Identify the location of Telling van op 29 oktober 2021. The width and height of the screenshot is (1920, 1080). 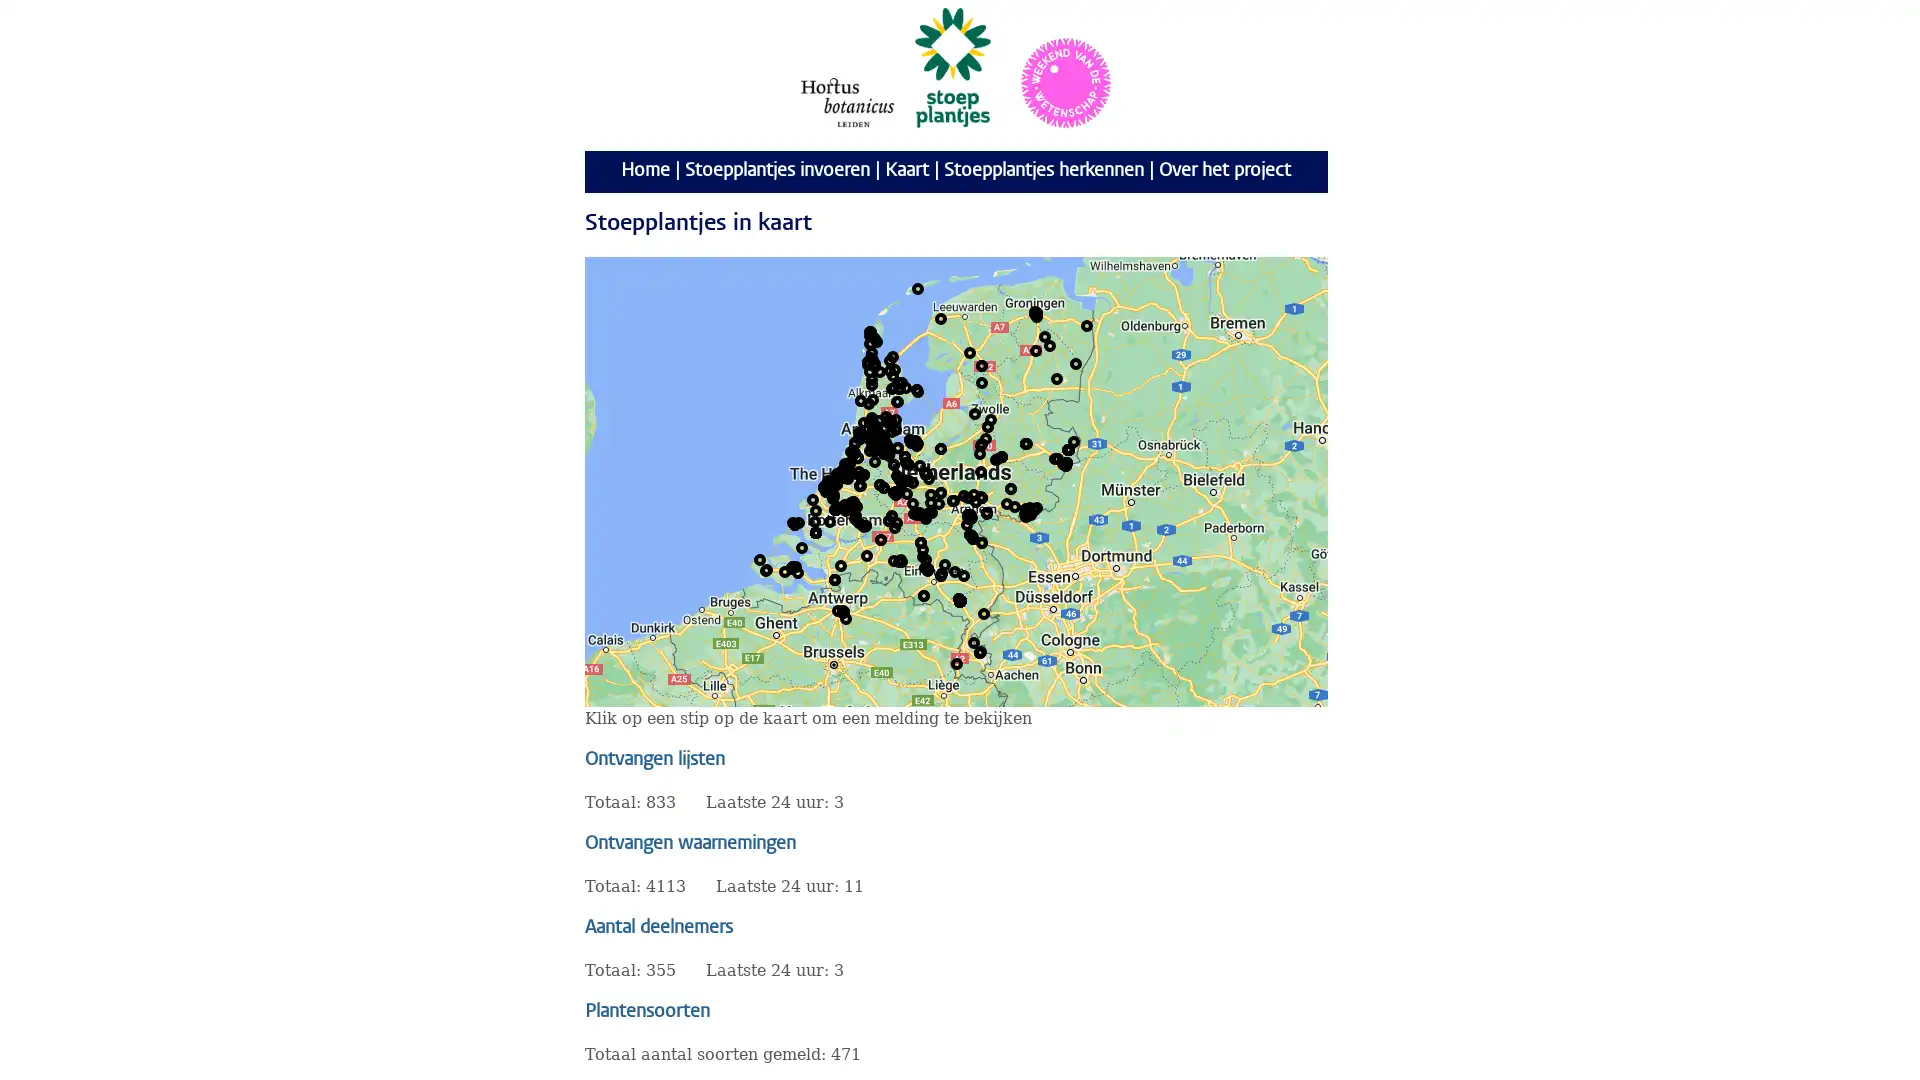
(873, 434).